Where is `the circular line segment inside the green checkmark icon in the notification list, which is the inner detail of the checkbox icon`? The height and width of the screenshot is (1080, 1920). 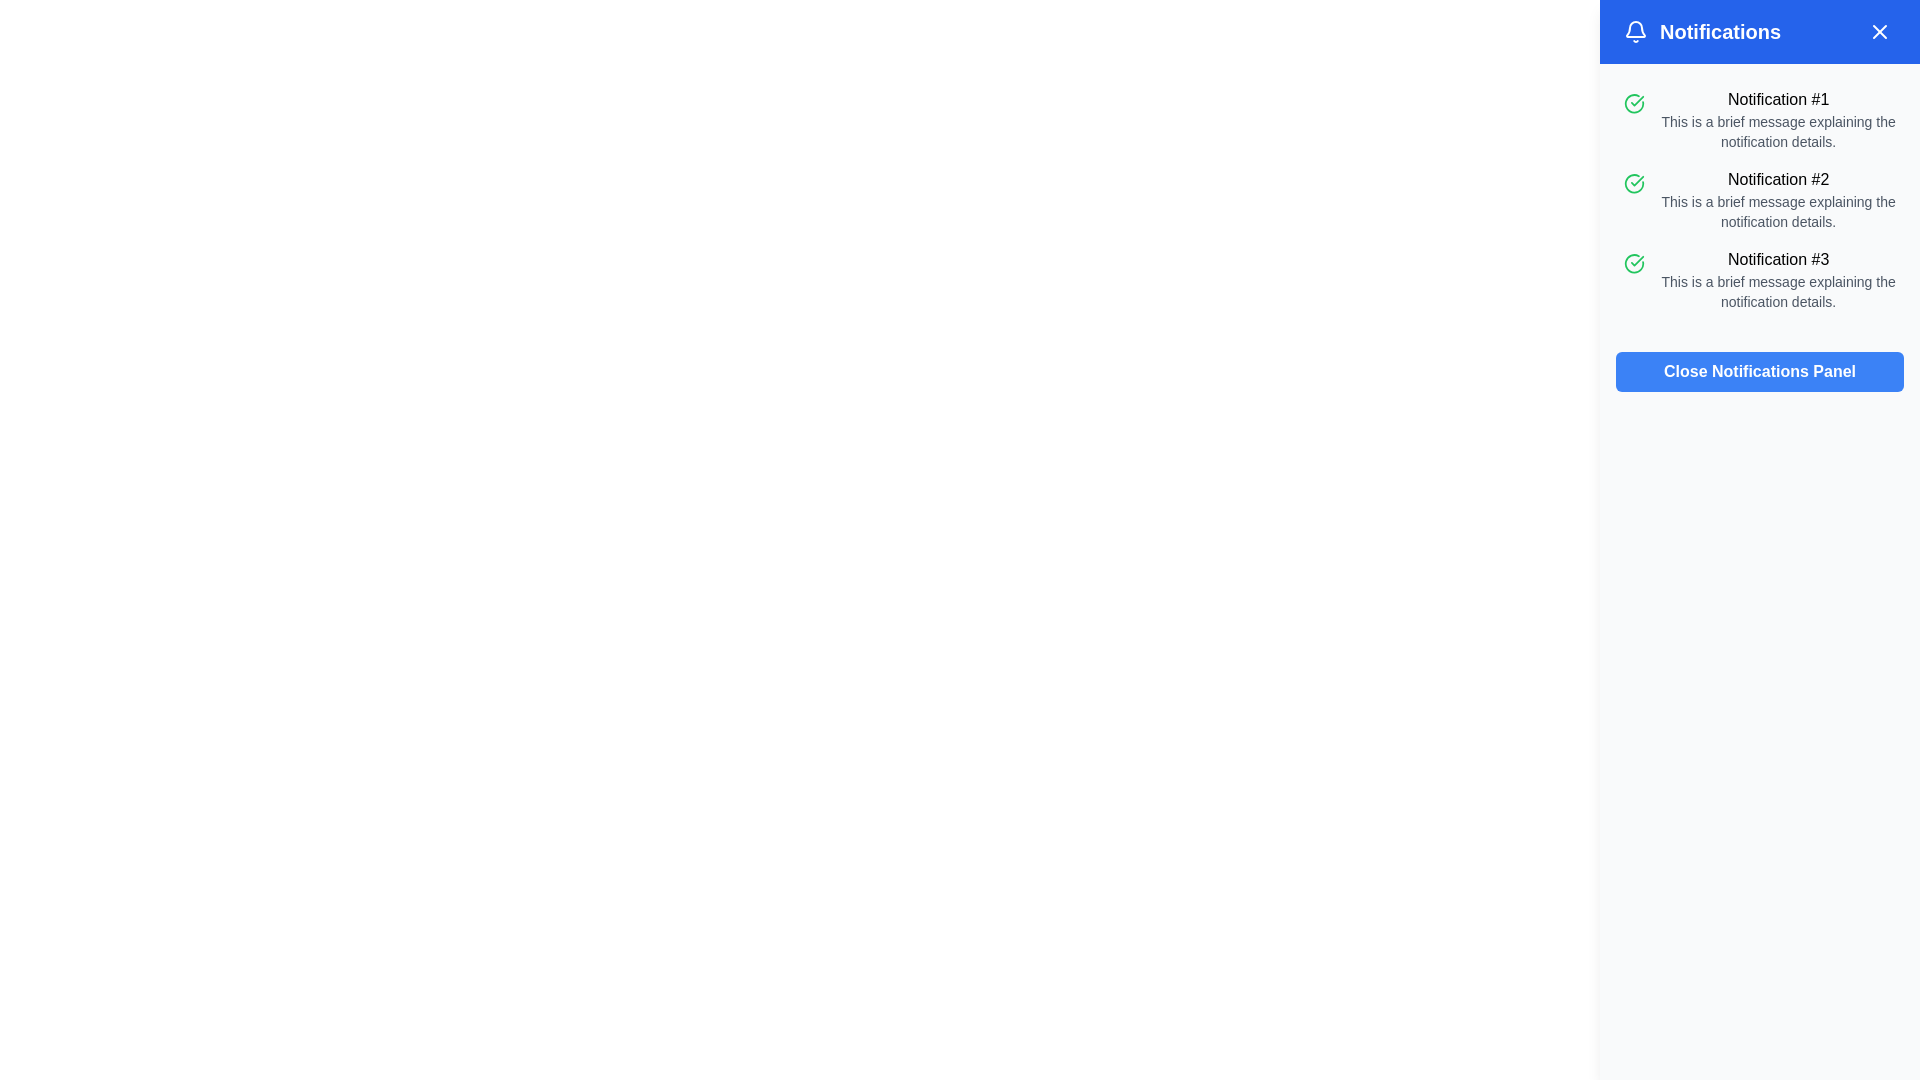
the circular line segment inside the green checkmark icon in the notification list, which is the inner detail of the checkbox icon is located at coordinates (1634, 104).